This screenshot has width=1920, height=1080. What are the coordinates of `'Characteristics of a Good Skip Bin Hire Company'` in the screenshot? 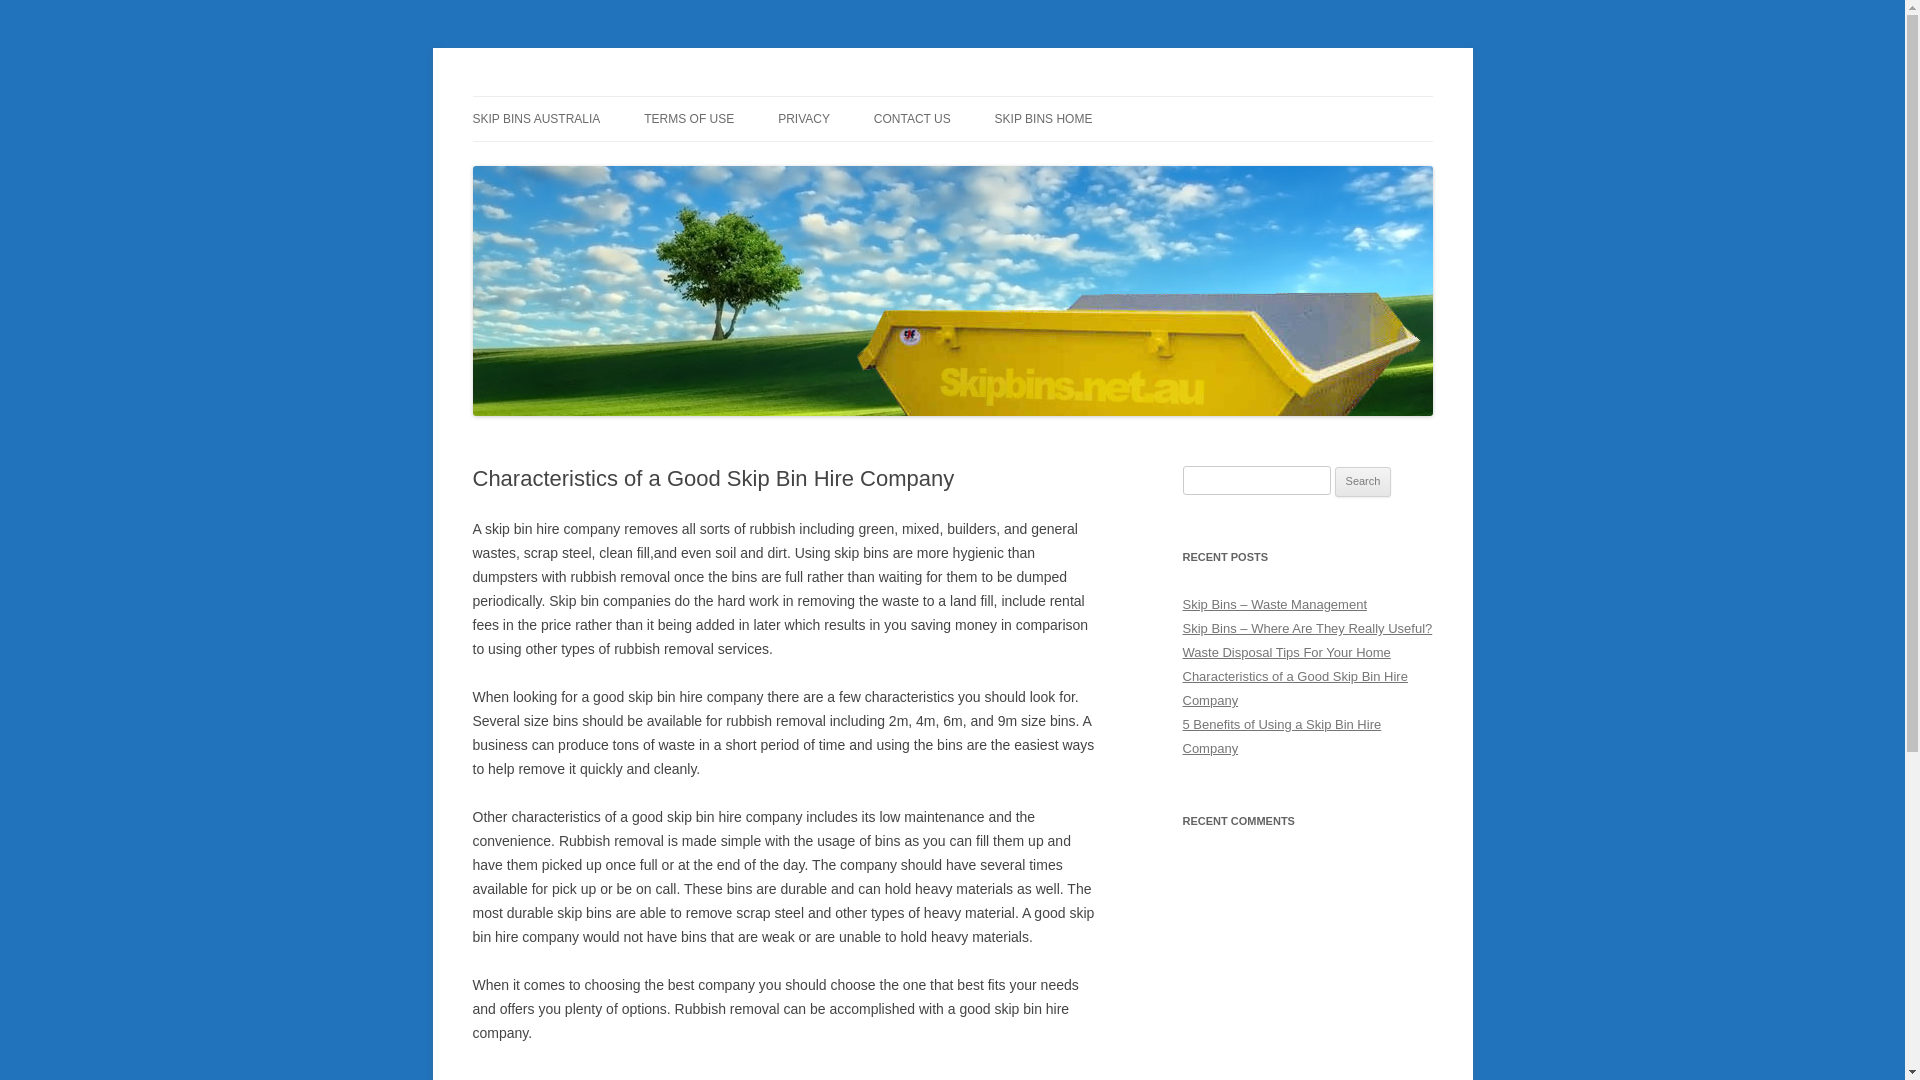 It's located at (1294, 687).